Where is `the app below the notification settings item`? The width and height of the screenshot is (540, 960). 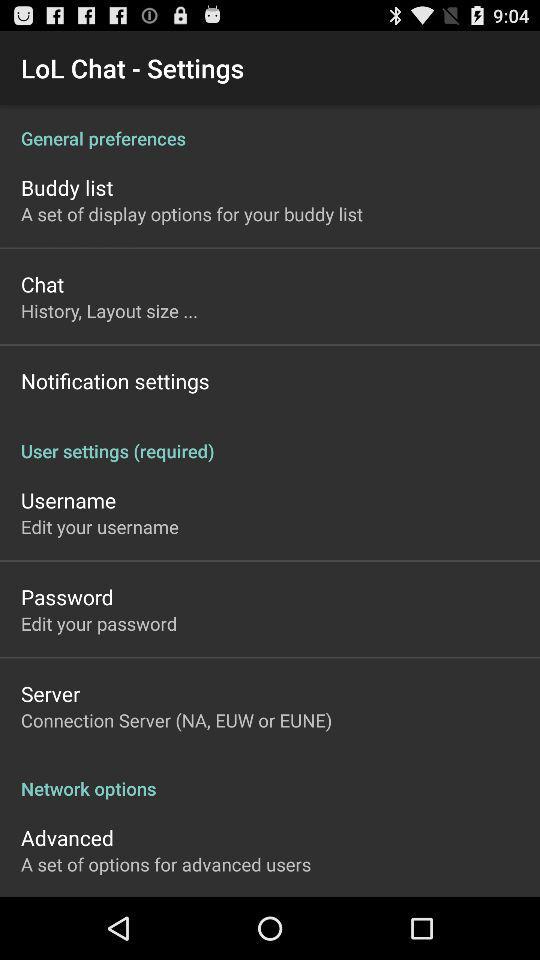 the app below the notification settings item is located at coordinates (270, 440).